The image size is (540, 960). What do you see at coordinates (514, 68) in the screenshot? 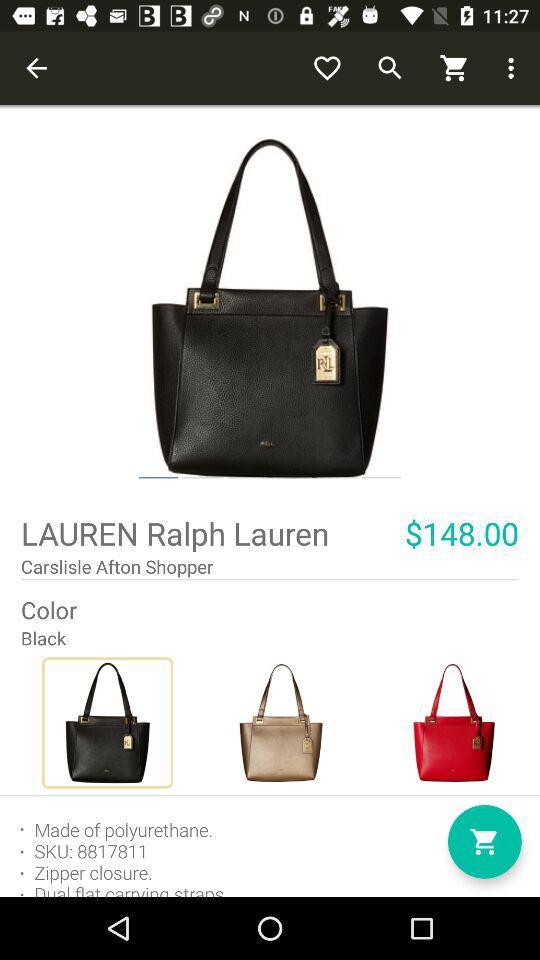
I see `last icon which is at the top right of the page` at bounding box center [514, 68].